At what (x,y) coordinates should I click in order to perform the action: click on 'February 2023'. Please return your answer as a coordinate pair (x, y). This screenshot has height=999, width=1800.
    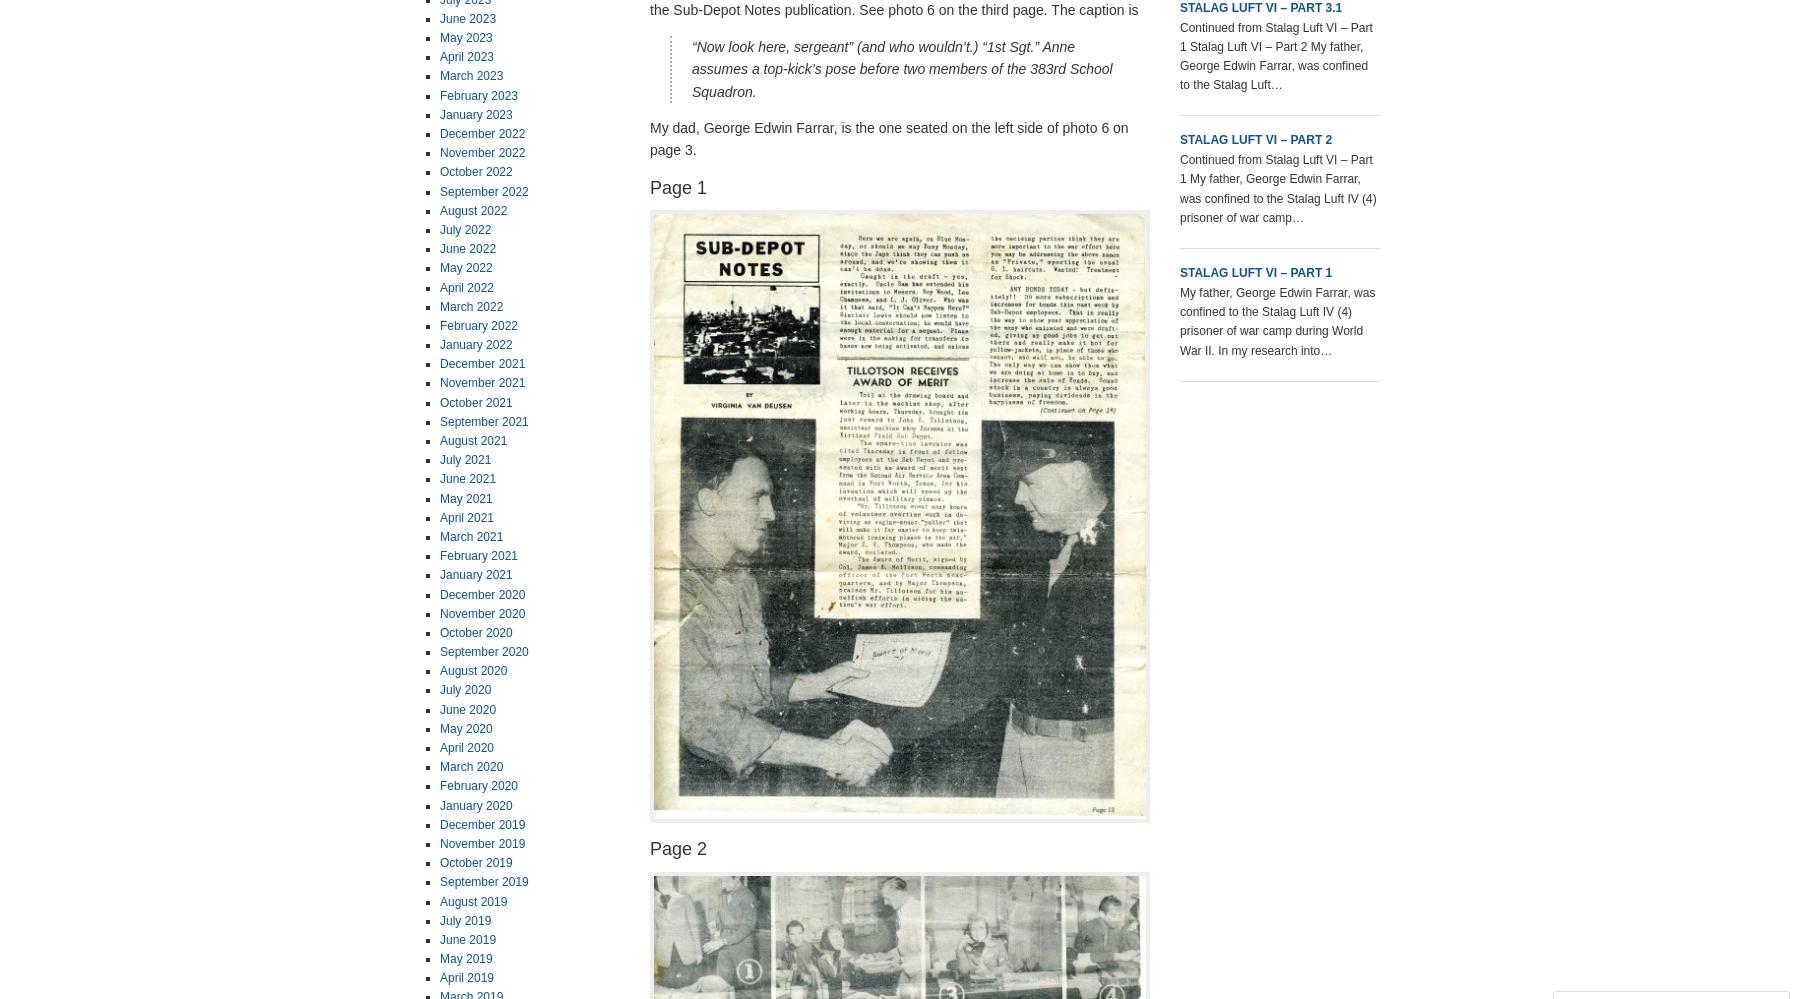
    Looking at the image, I should click on (477, 94).